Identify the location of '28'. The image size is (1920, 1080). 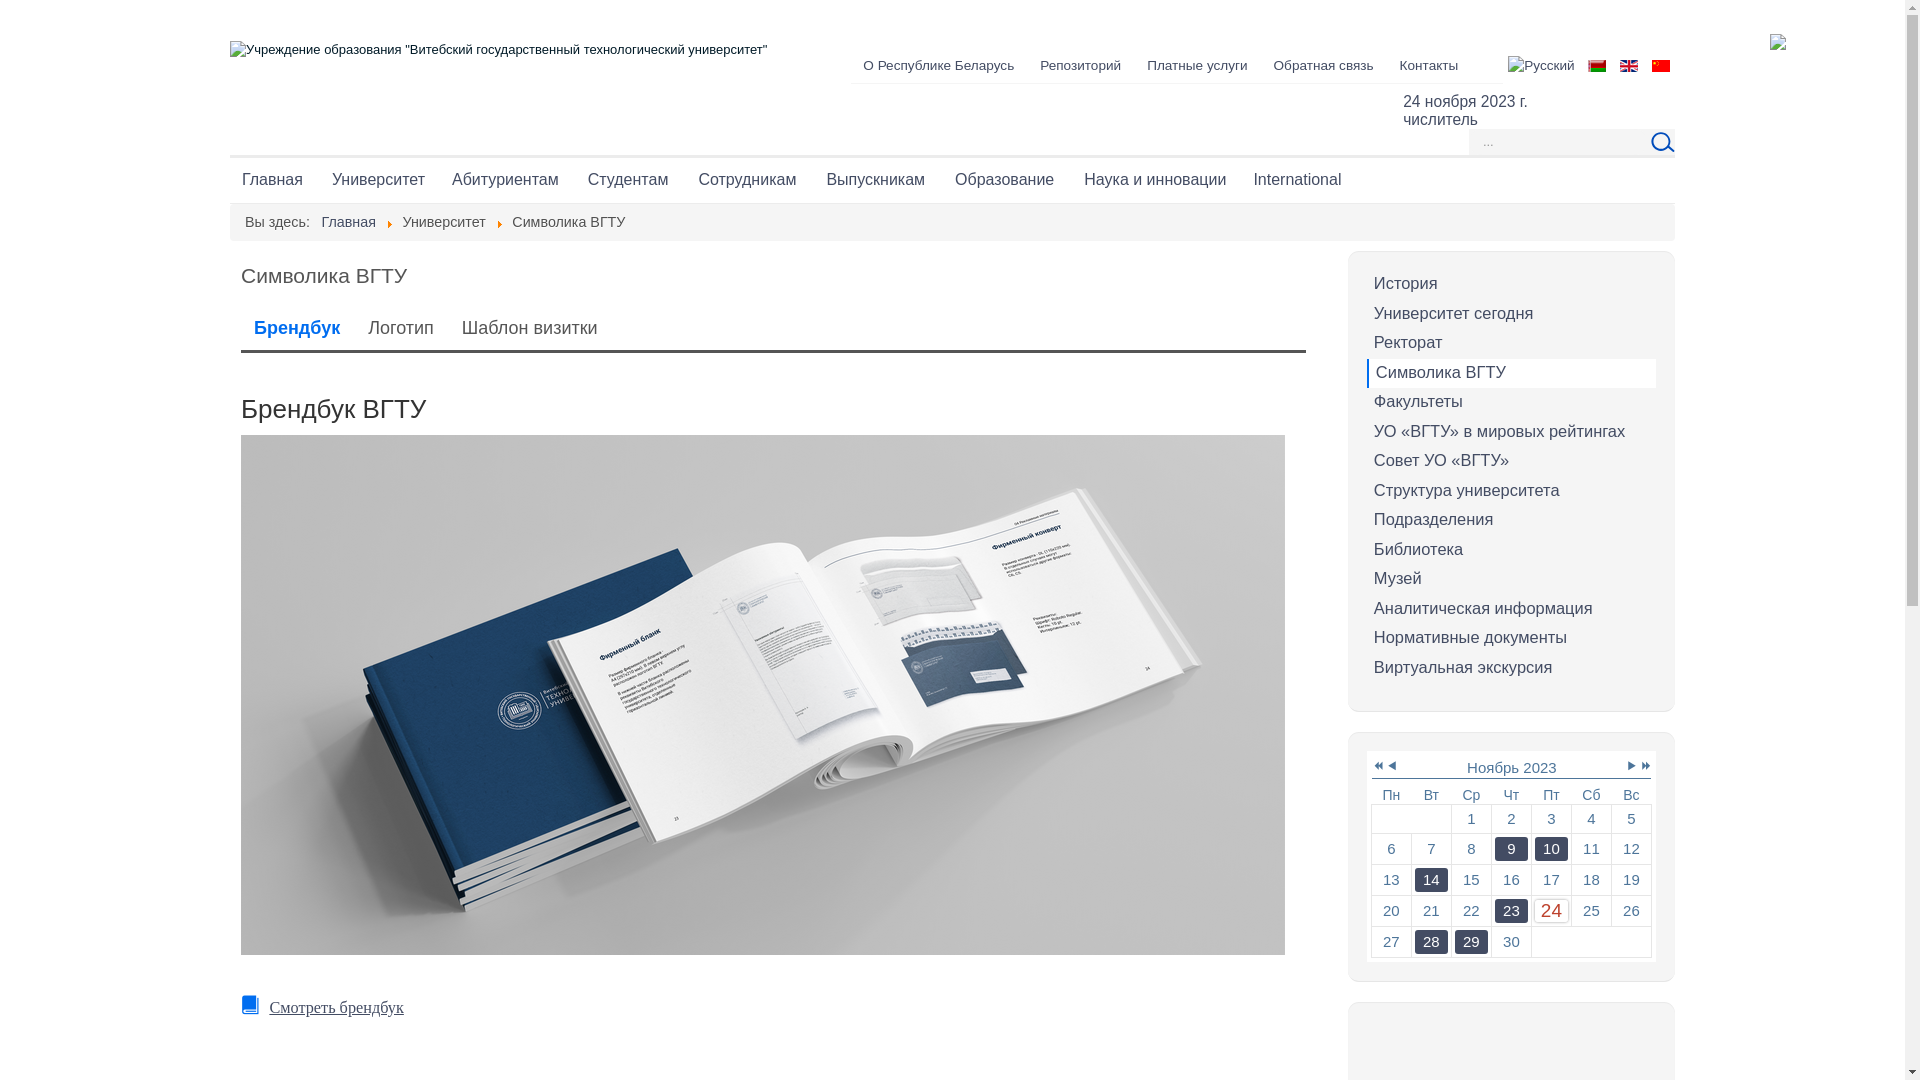
(1430, 941).